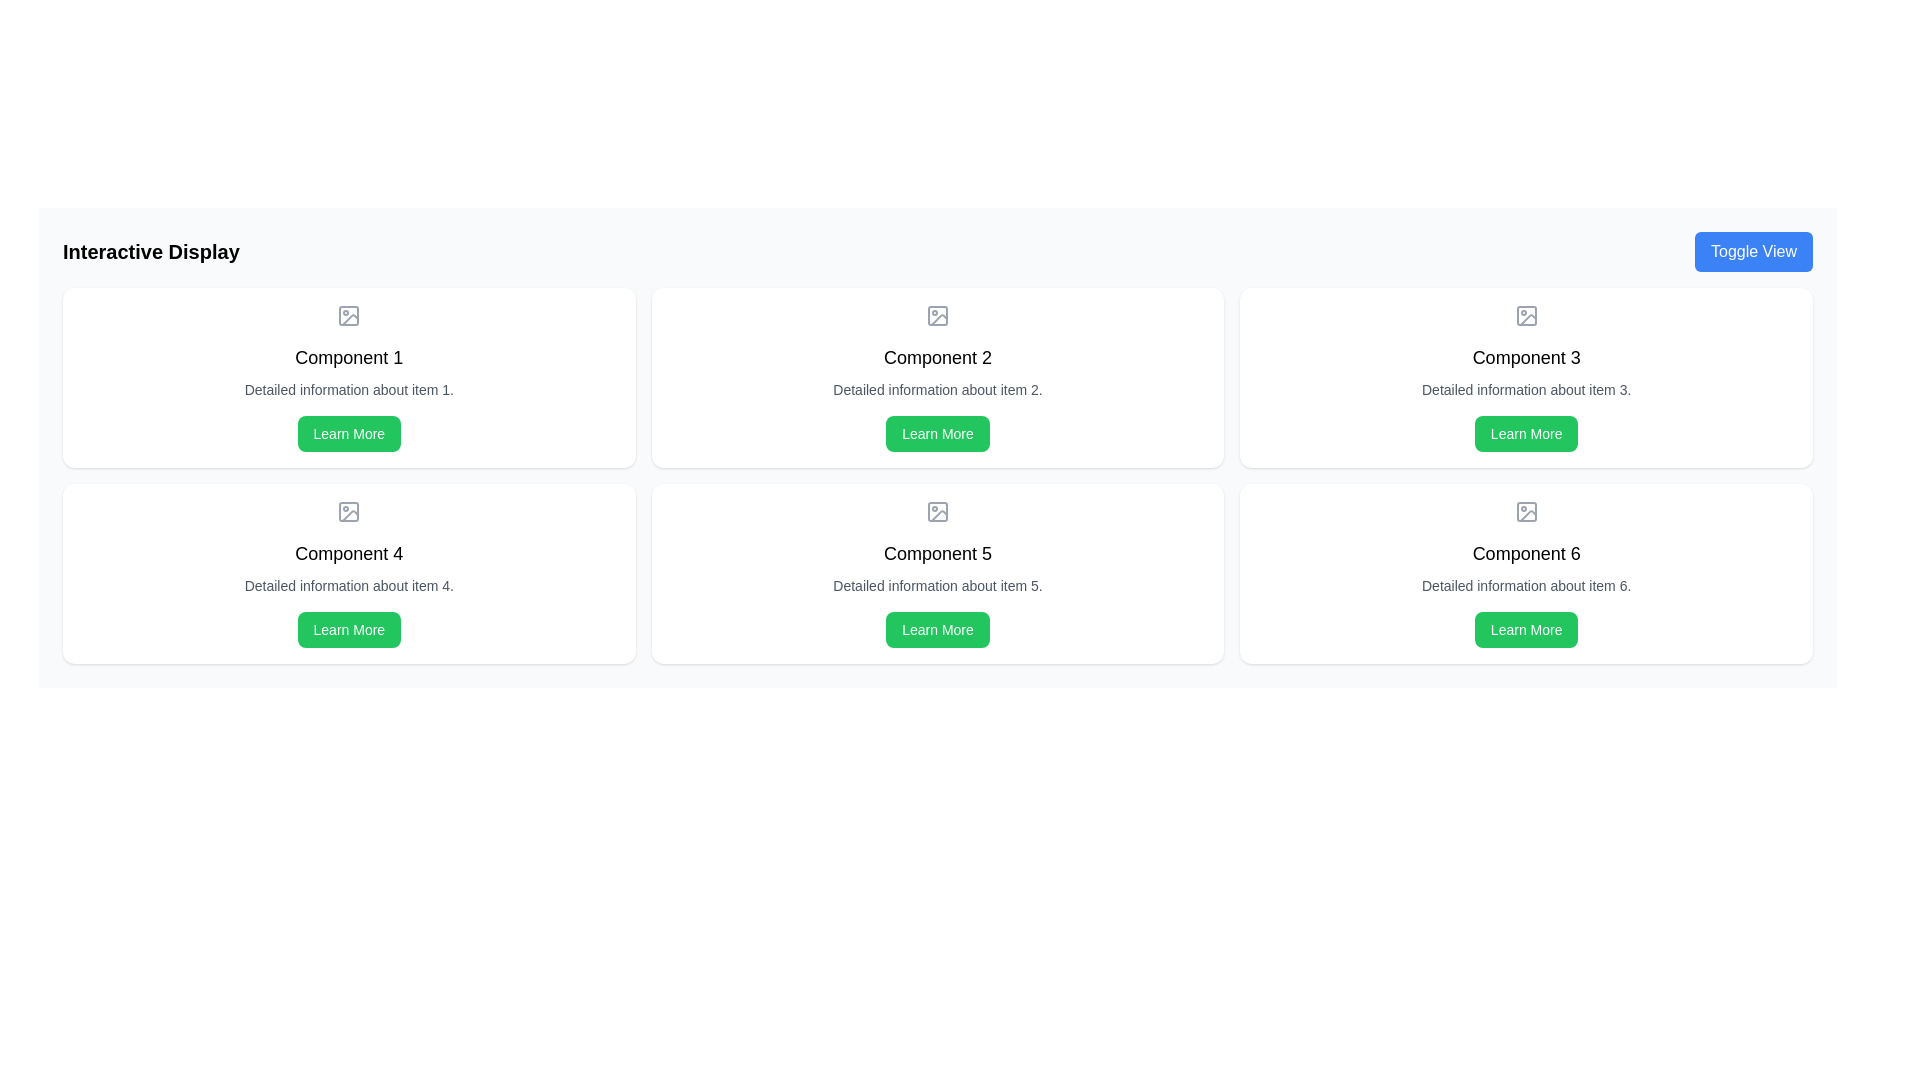 This screenshot has width=1920, height=1080. I want to click on the icon located at the top center of the 'Component 6' card, which serves as an image placeholder, so click(1525, 511).